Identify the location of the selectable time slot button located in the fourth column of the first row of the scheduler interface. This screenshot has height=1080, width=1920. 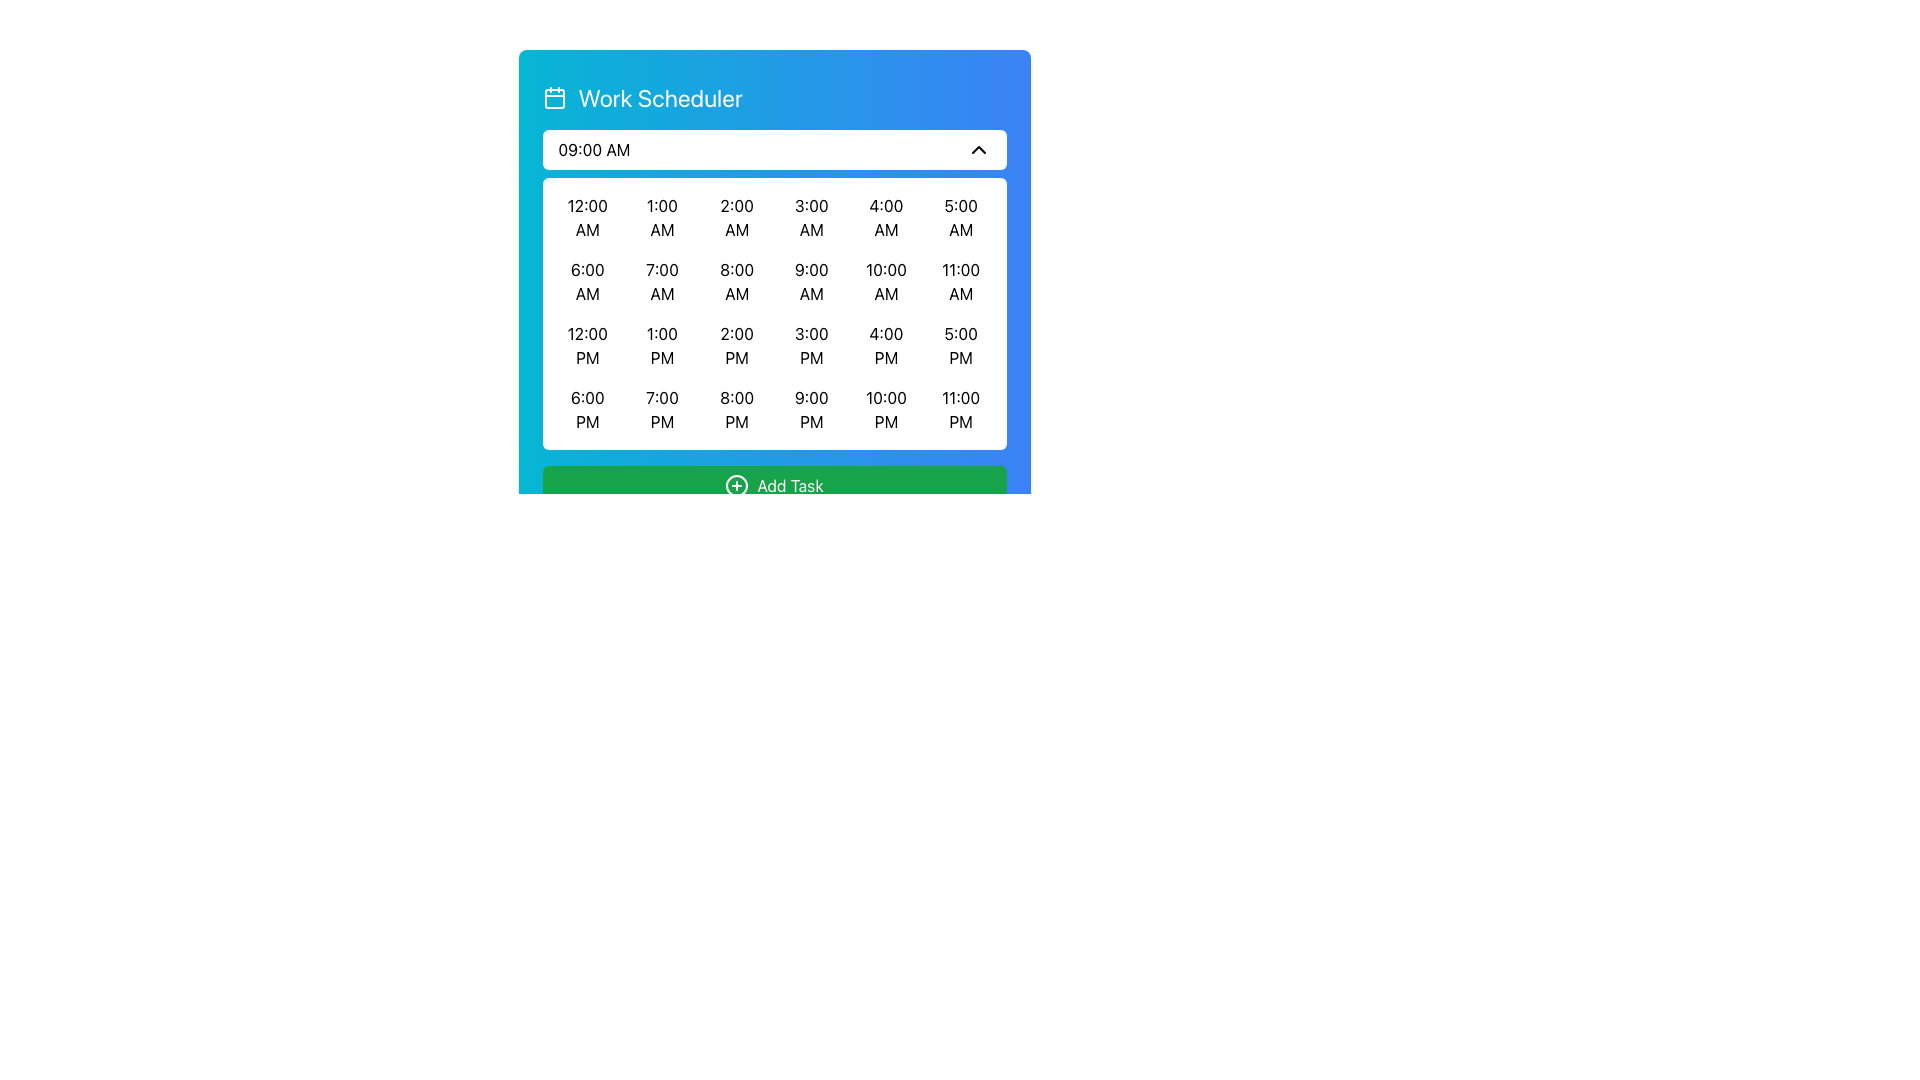
(811, 218).